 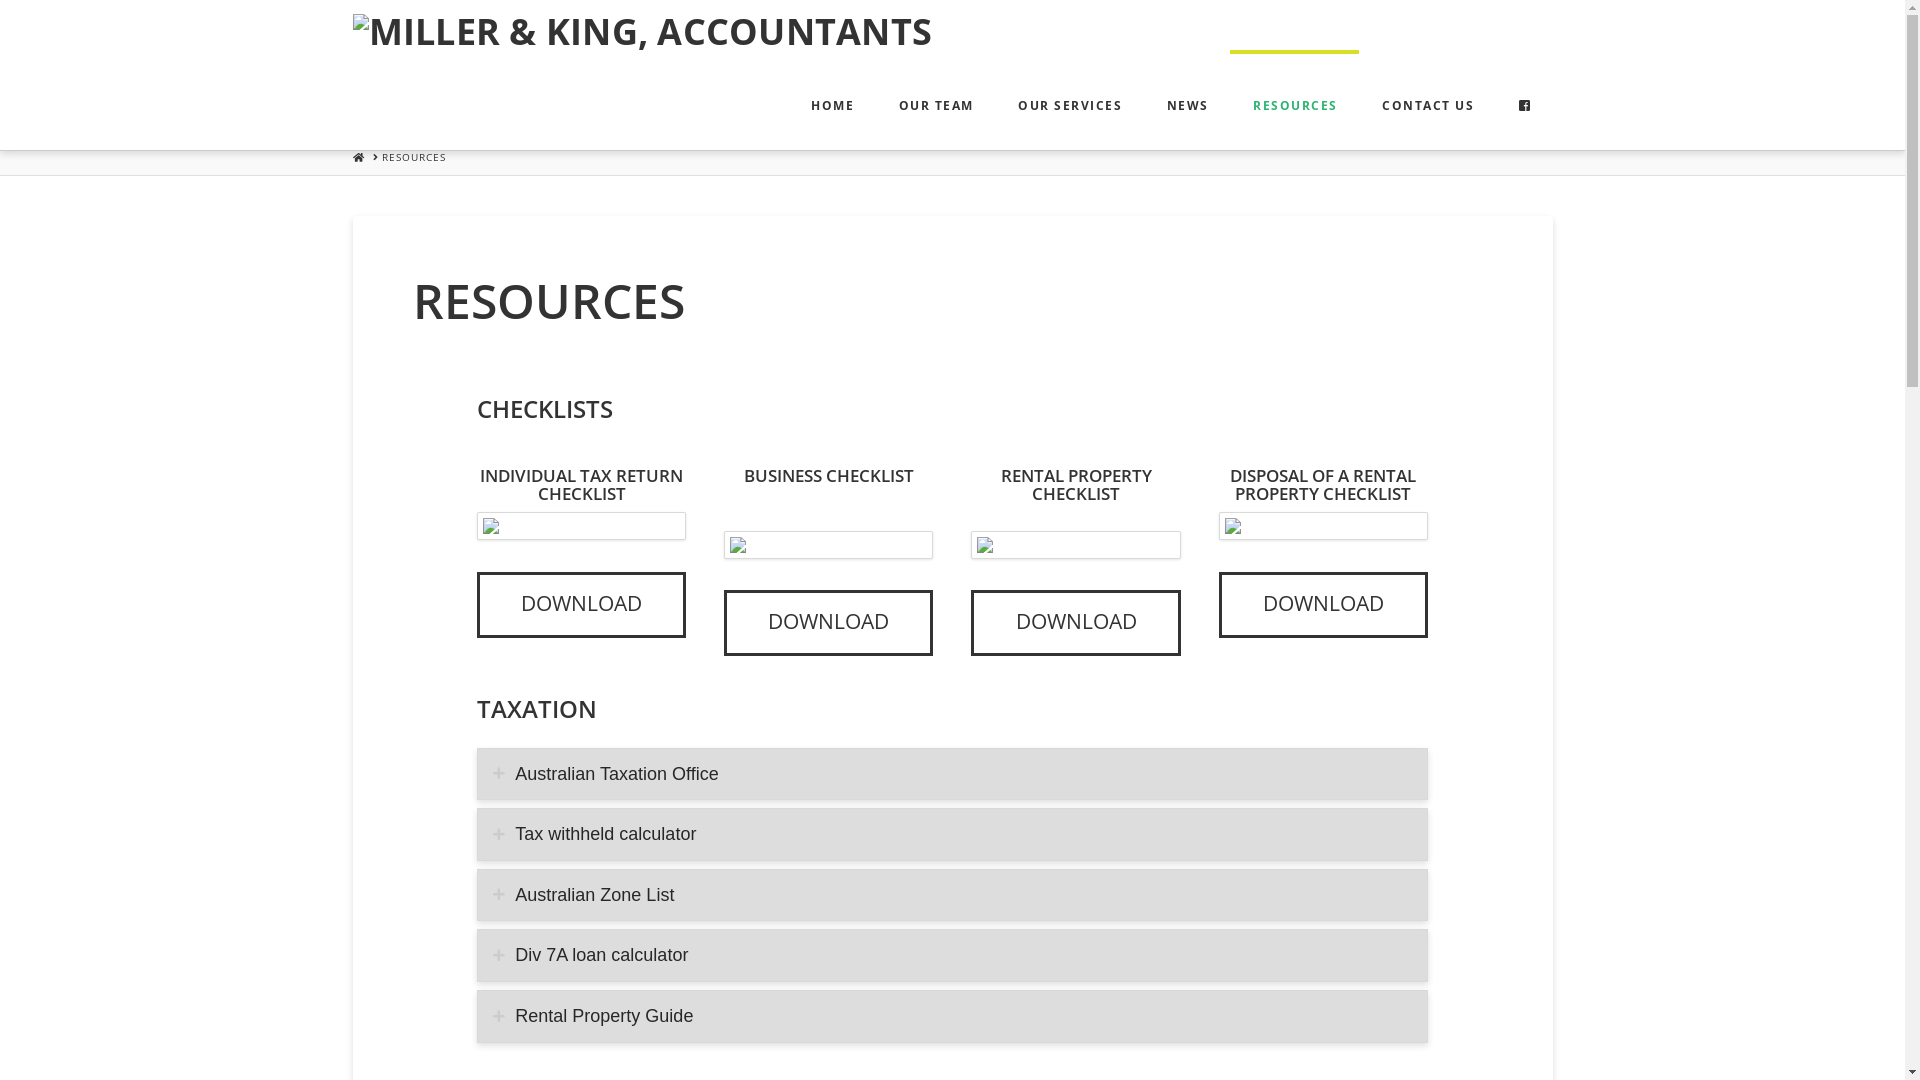 What do you see at coordinates (875, 100) in the screenshot?
I see `'OUR TEAM'` at bounding box center [875, 100].